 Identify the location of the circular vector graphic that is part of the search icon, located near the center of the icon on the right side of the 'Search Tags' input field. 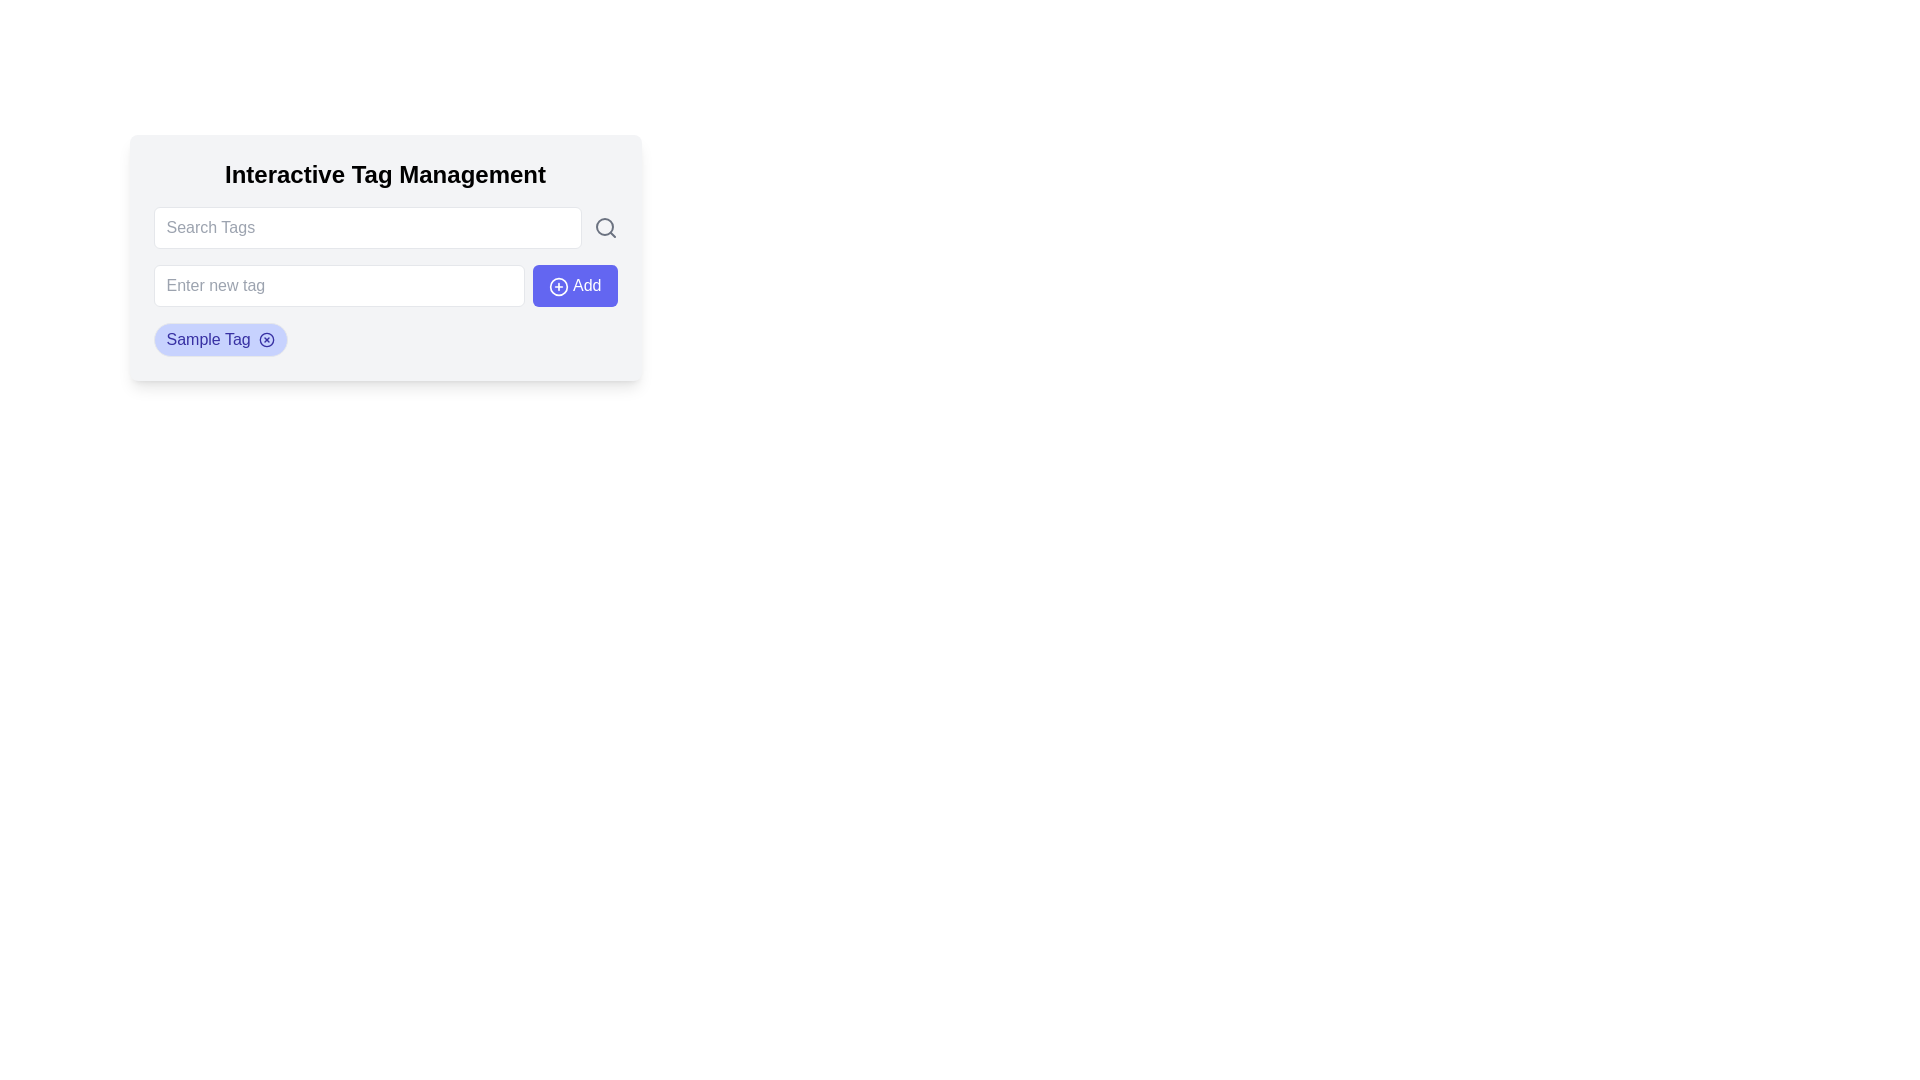
(603, 226).